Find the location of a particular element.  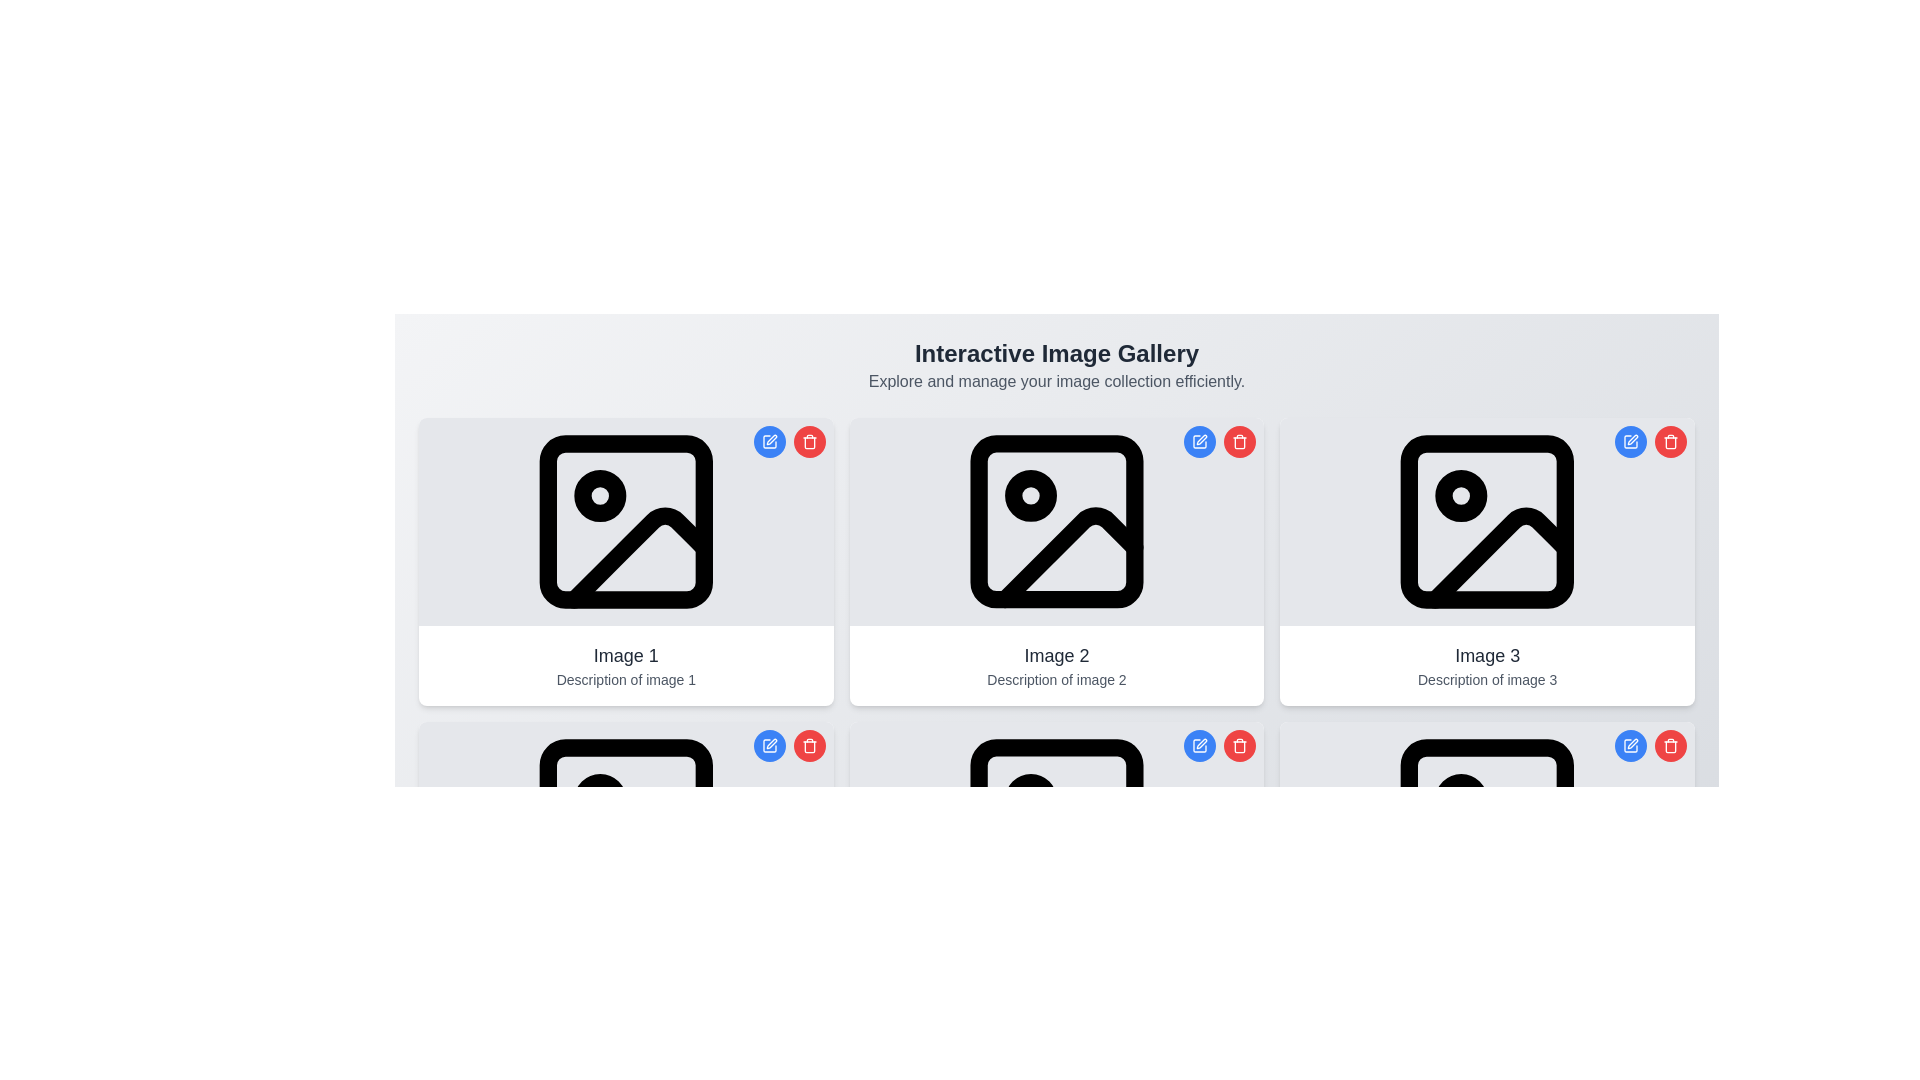

to select the first card in the grid layout that contains an image with a generic placeholder icon and a description reading 'Image 1' and 'Description of image 1' is located at coordinates (624, 562).